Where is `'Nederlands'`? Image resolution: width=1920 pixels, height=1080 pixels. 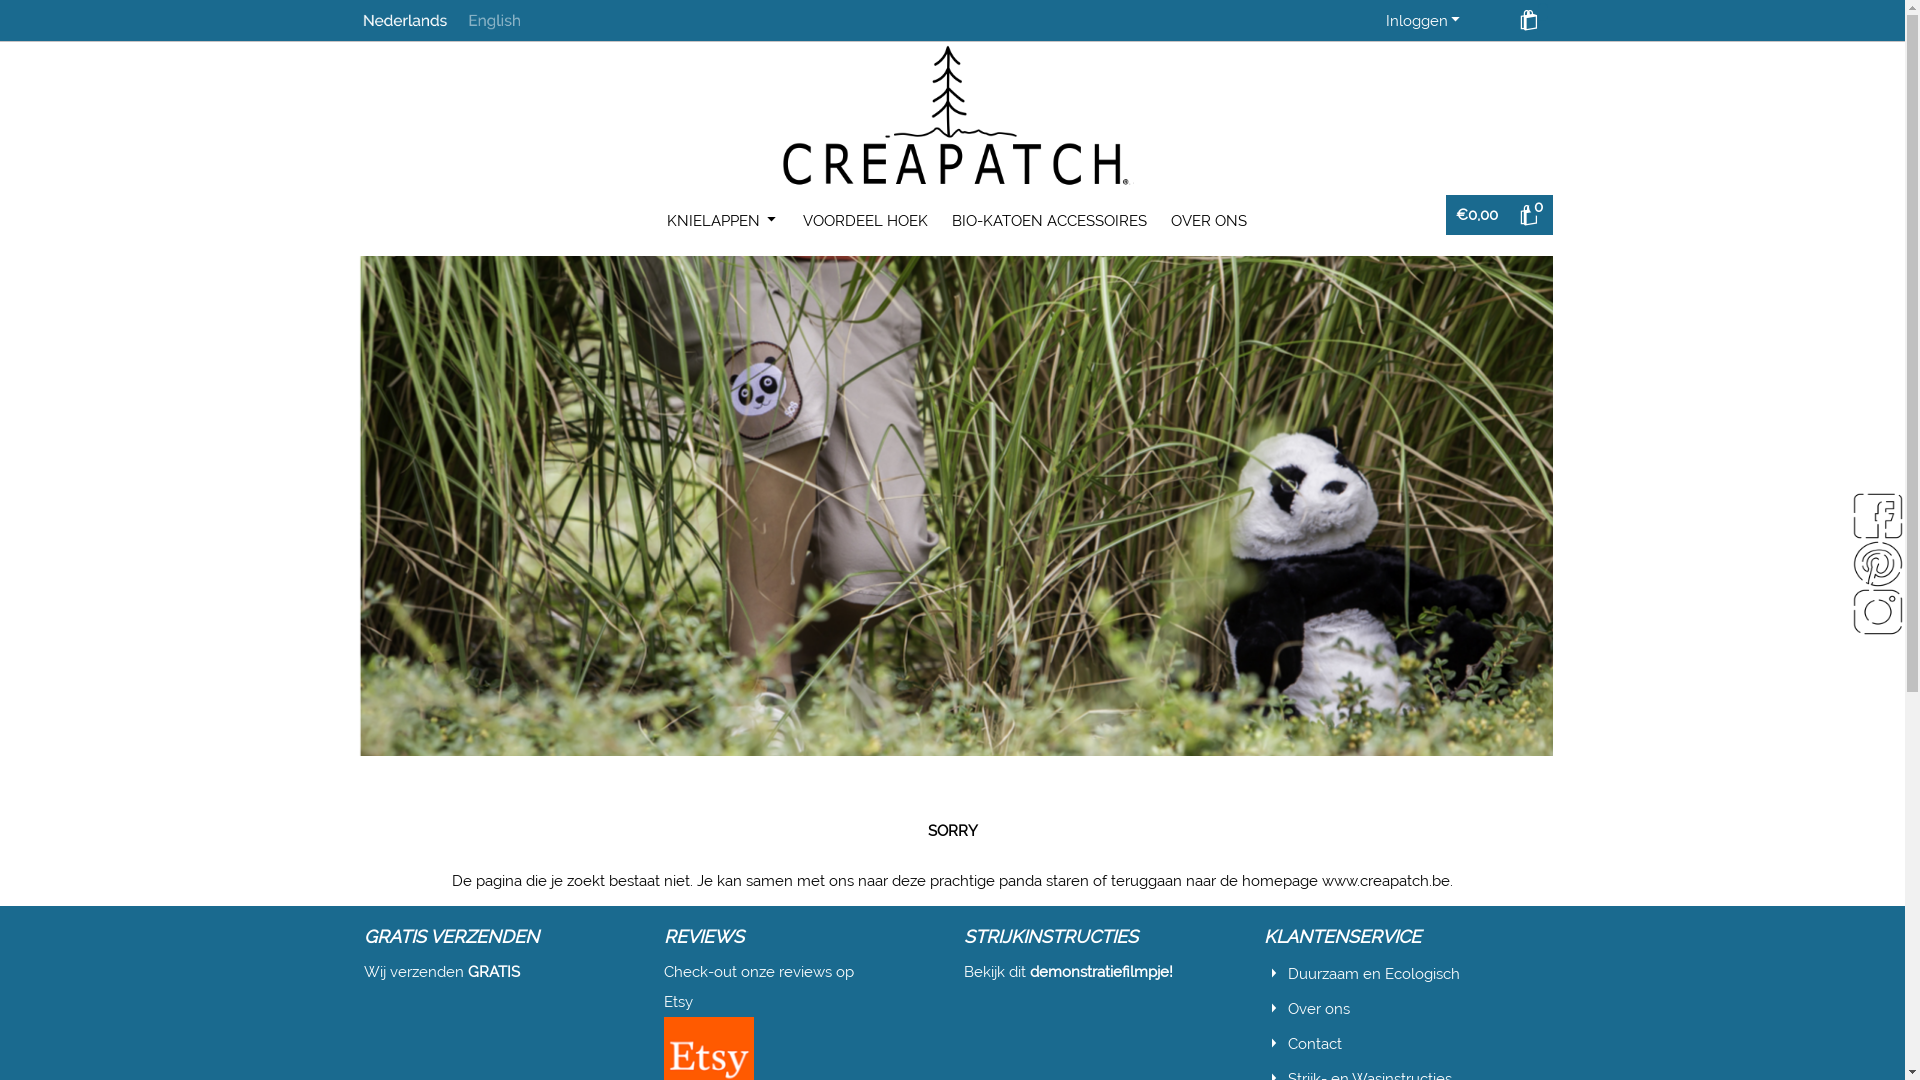 'Nederlands' is located at coordinates (403, 19).